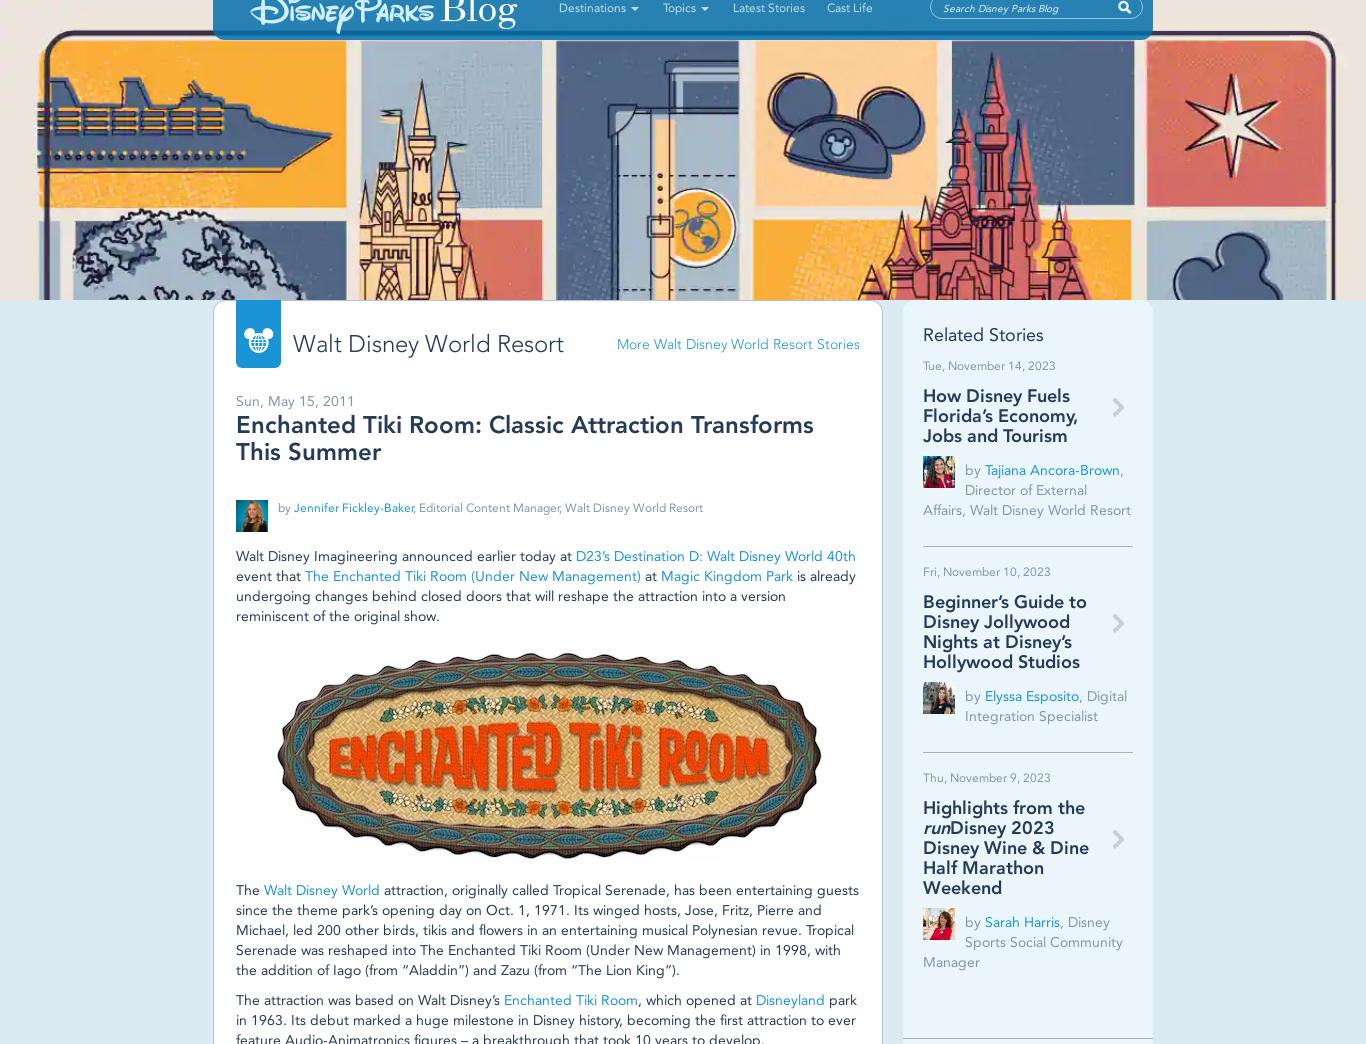  I want to click on ', Disney Sports Social Community Manager', so click(1022, 940).